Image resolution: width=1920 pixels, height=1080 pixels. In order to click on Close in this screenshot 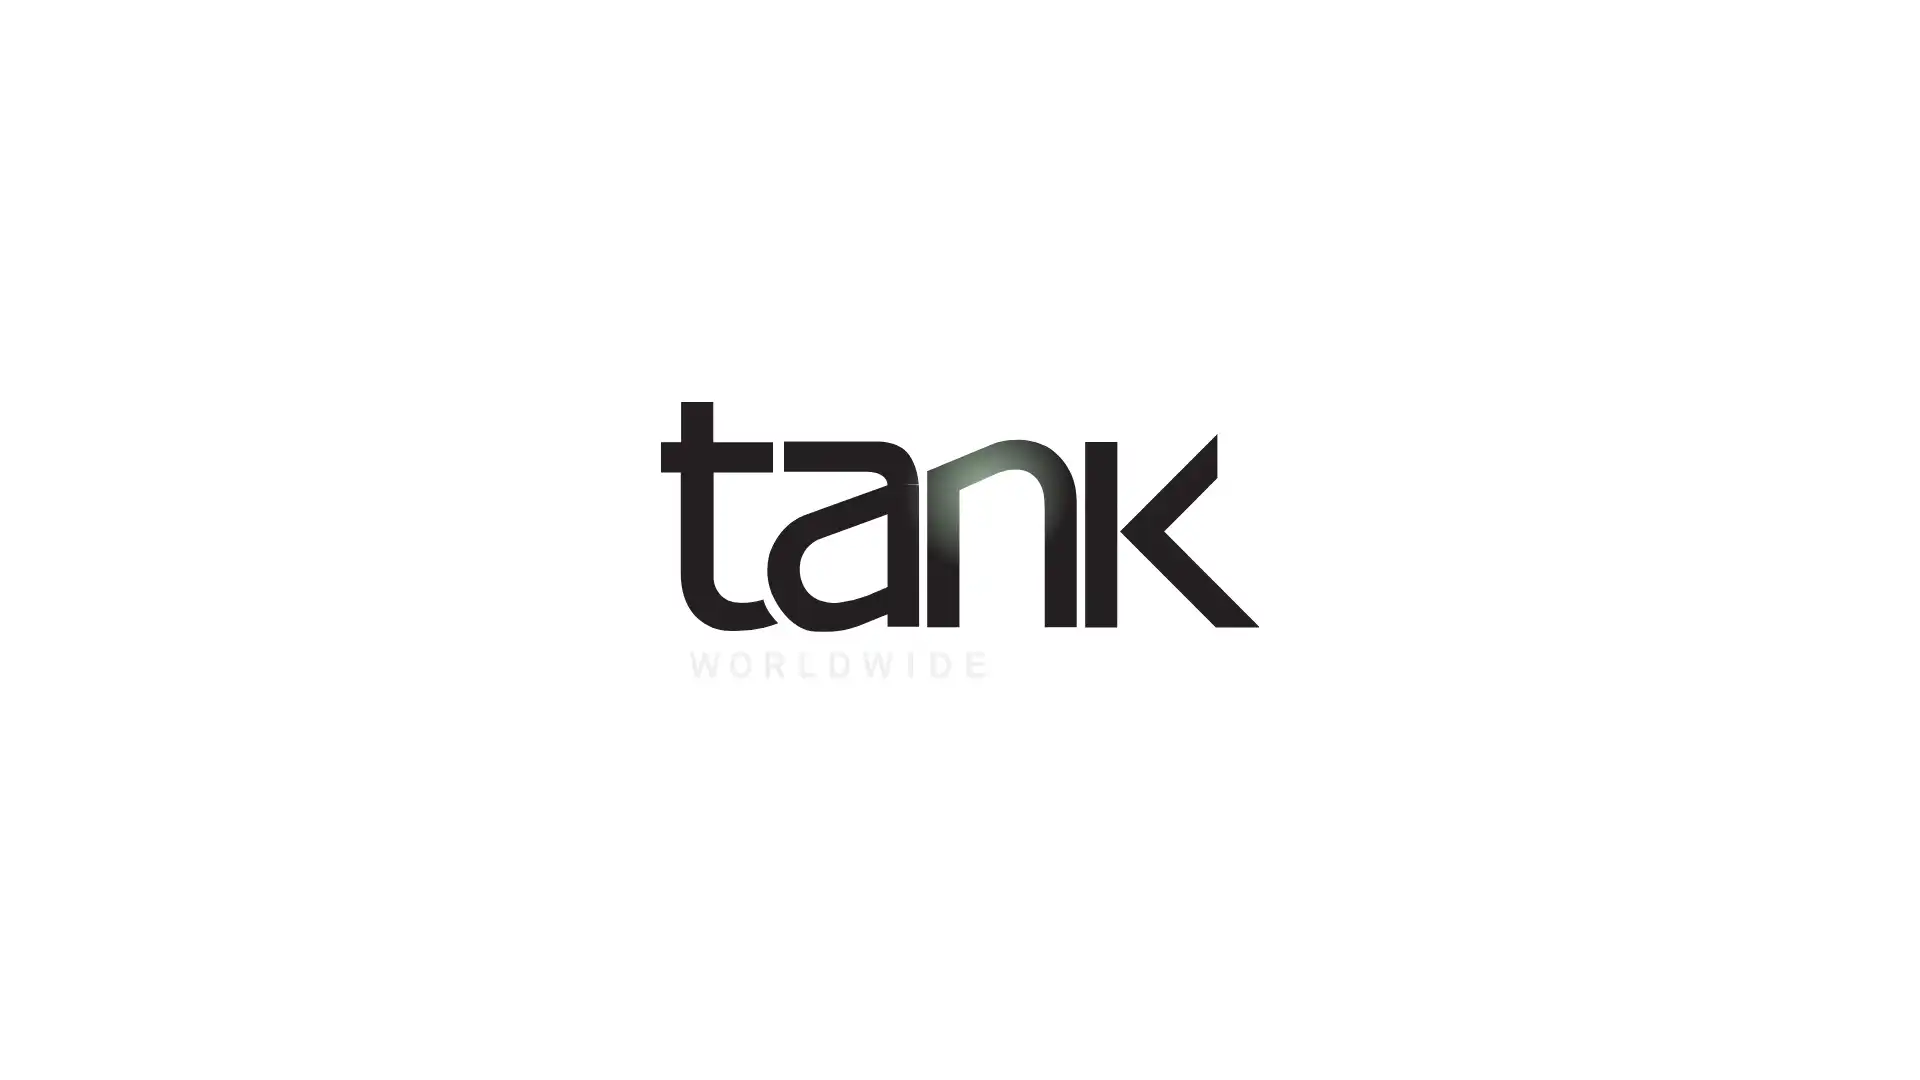, I will do `click(1886, 1043)`.